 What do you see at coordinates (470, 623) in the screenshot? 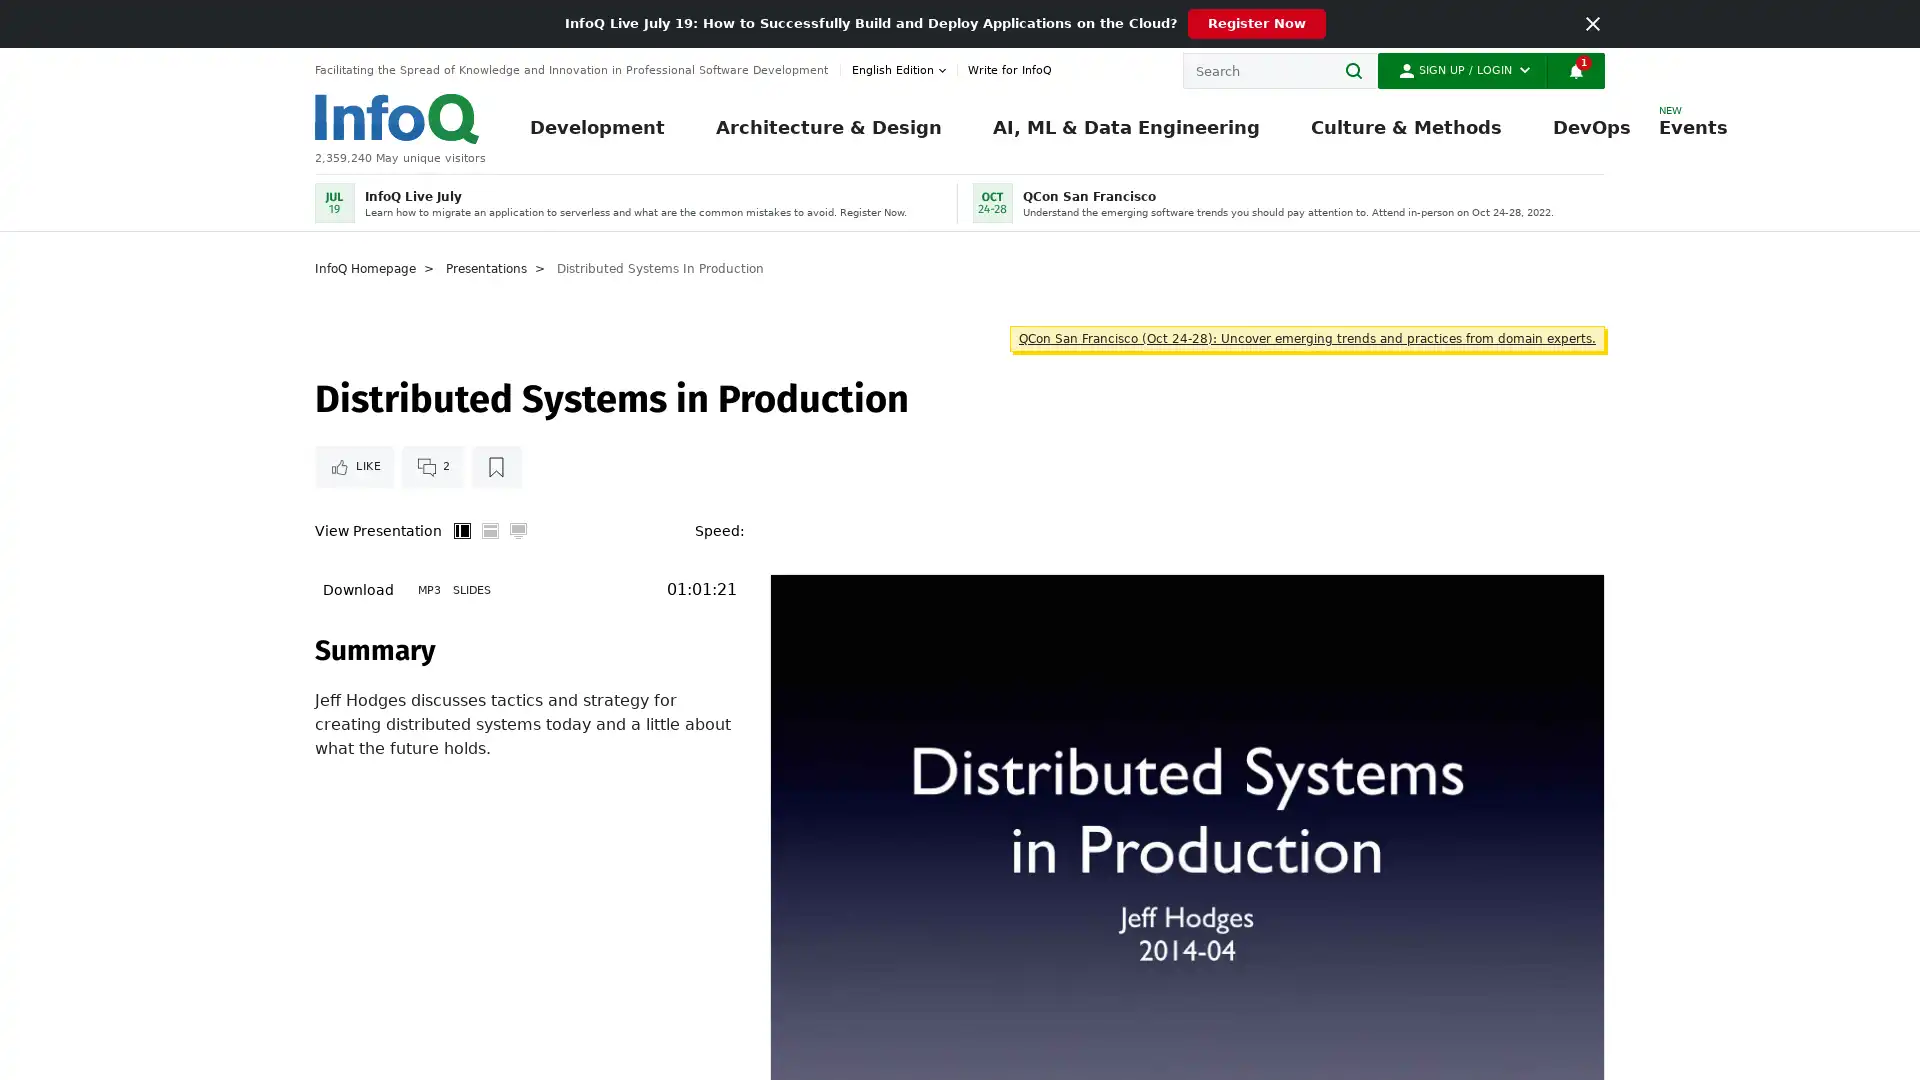
I see `Slides` at bounding box center [470, 623].